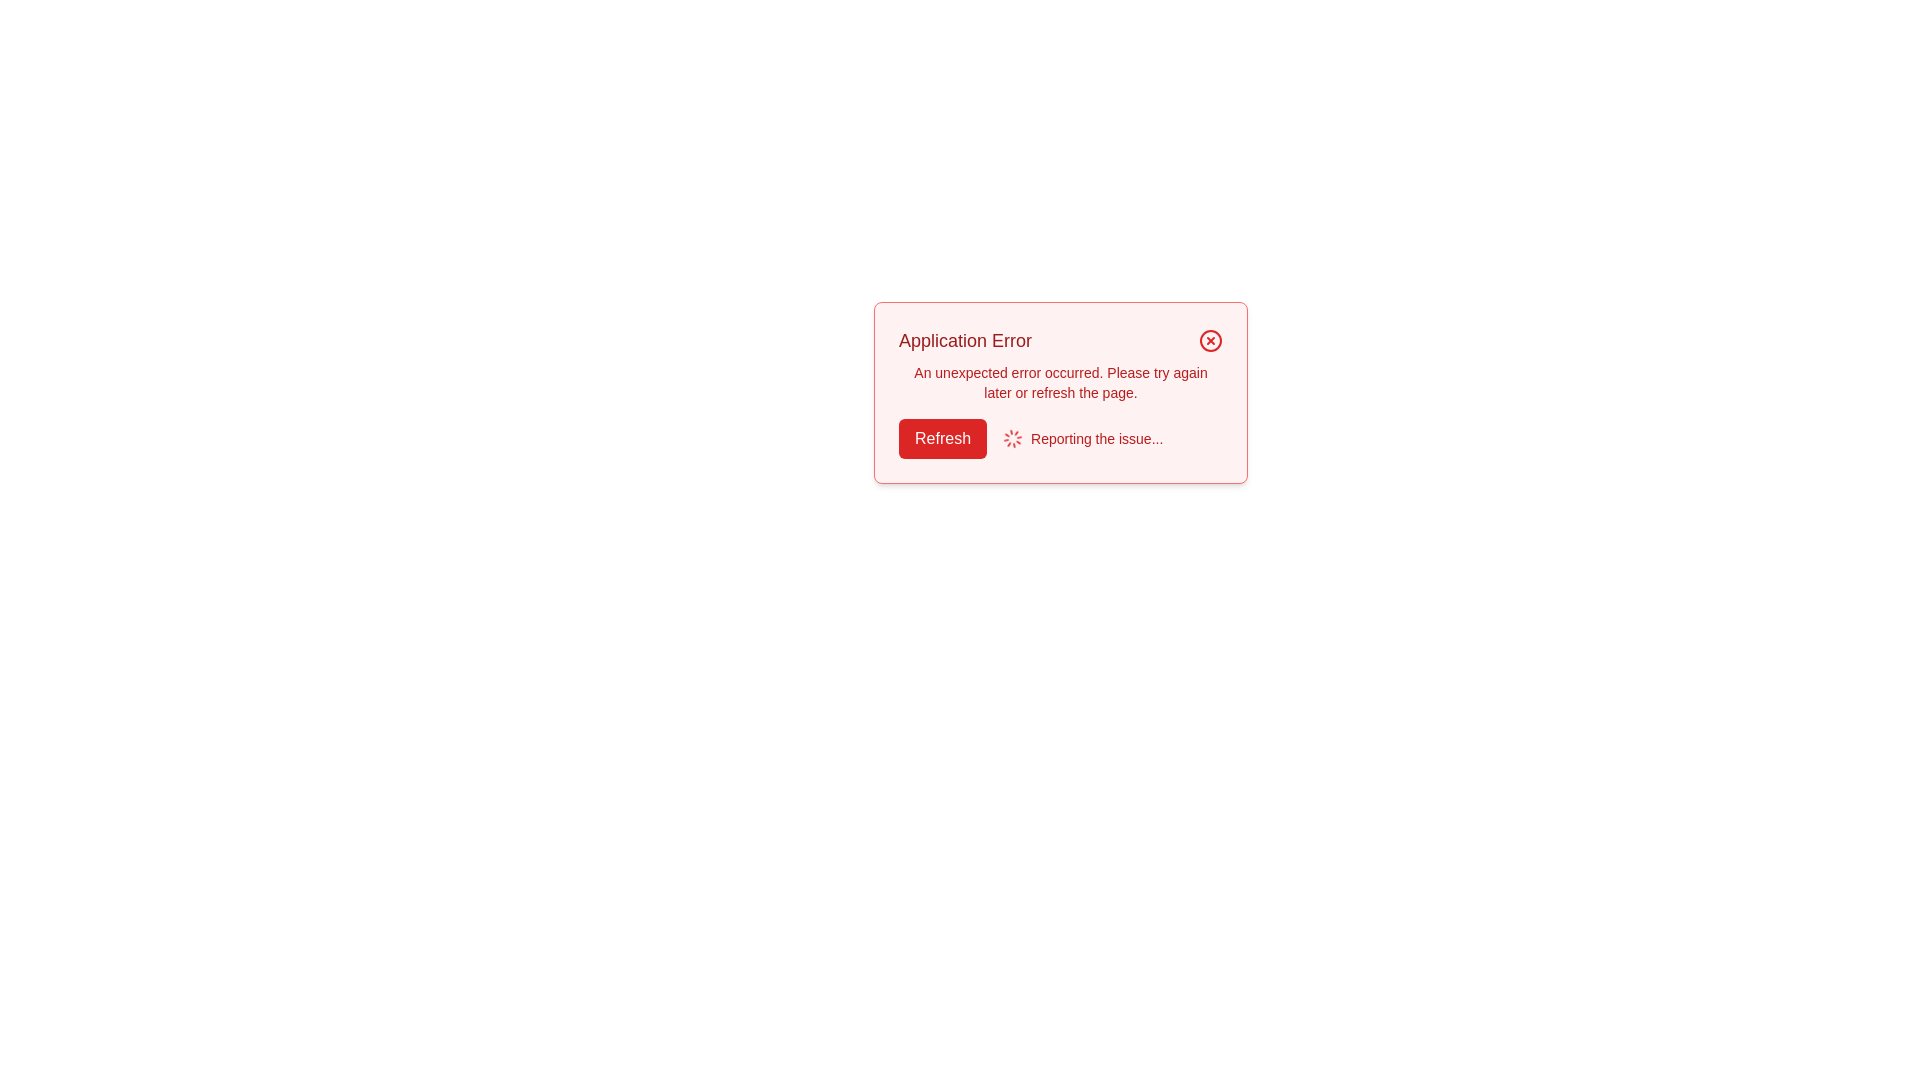 This screenshot has width=1920, height=1080. I want to click on the loading icon indicating a processing state, which is positioned between the 'Refresh' button and the text 'Reporting the issue...' in the 'Application Error' notification box, so click(1012, 438).